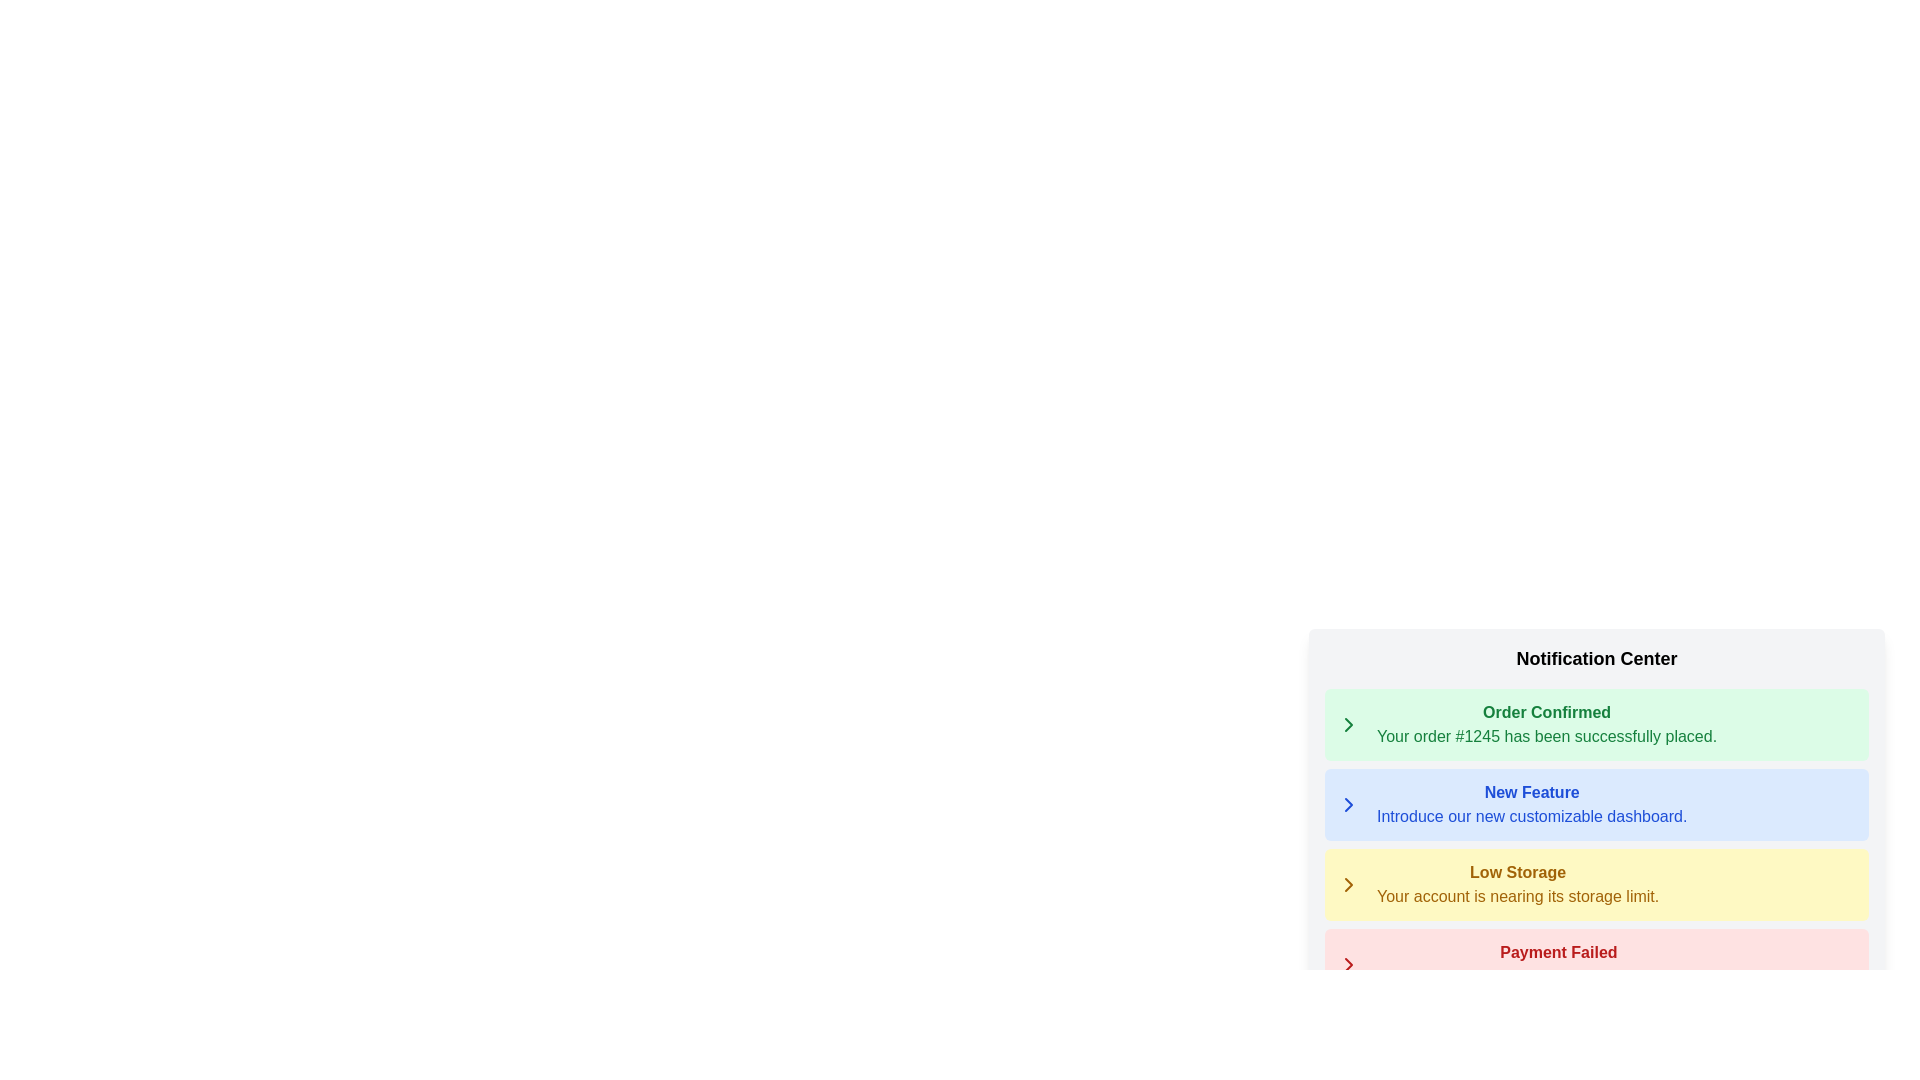 The height and width of the screenshot is (1080, 1920). What do you see at coordinates (1518, 883) in the screenshot?
I see `the non-interactive Text Display (Notification Item) that indicates the user's account is running out of storage, located in the Notification Center` at bounding box center [1518, 883].